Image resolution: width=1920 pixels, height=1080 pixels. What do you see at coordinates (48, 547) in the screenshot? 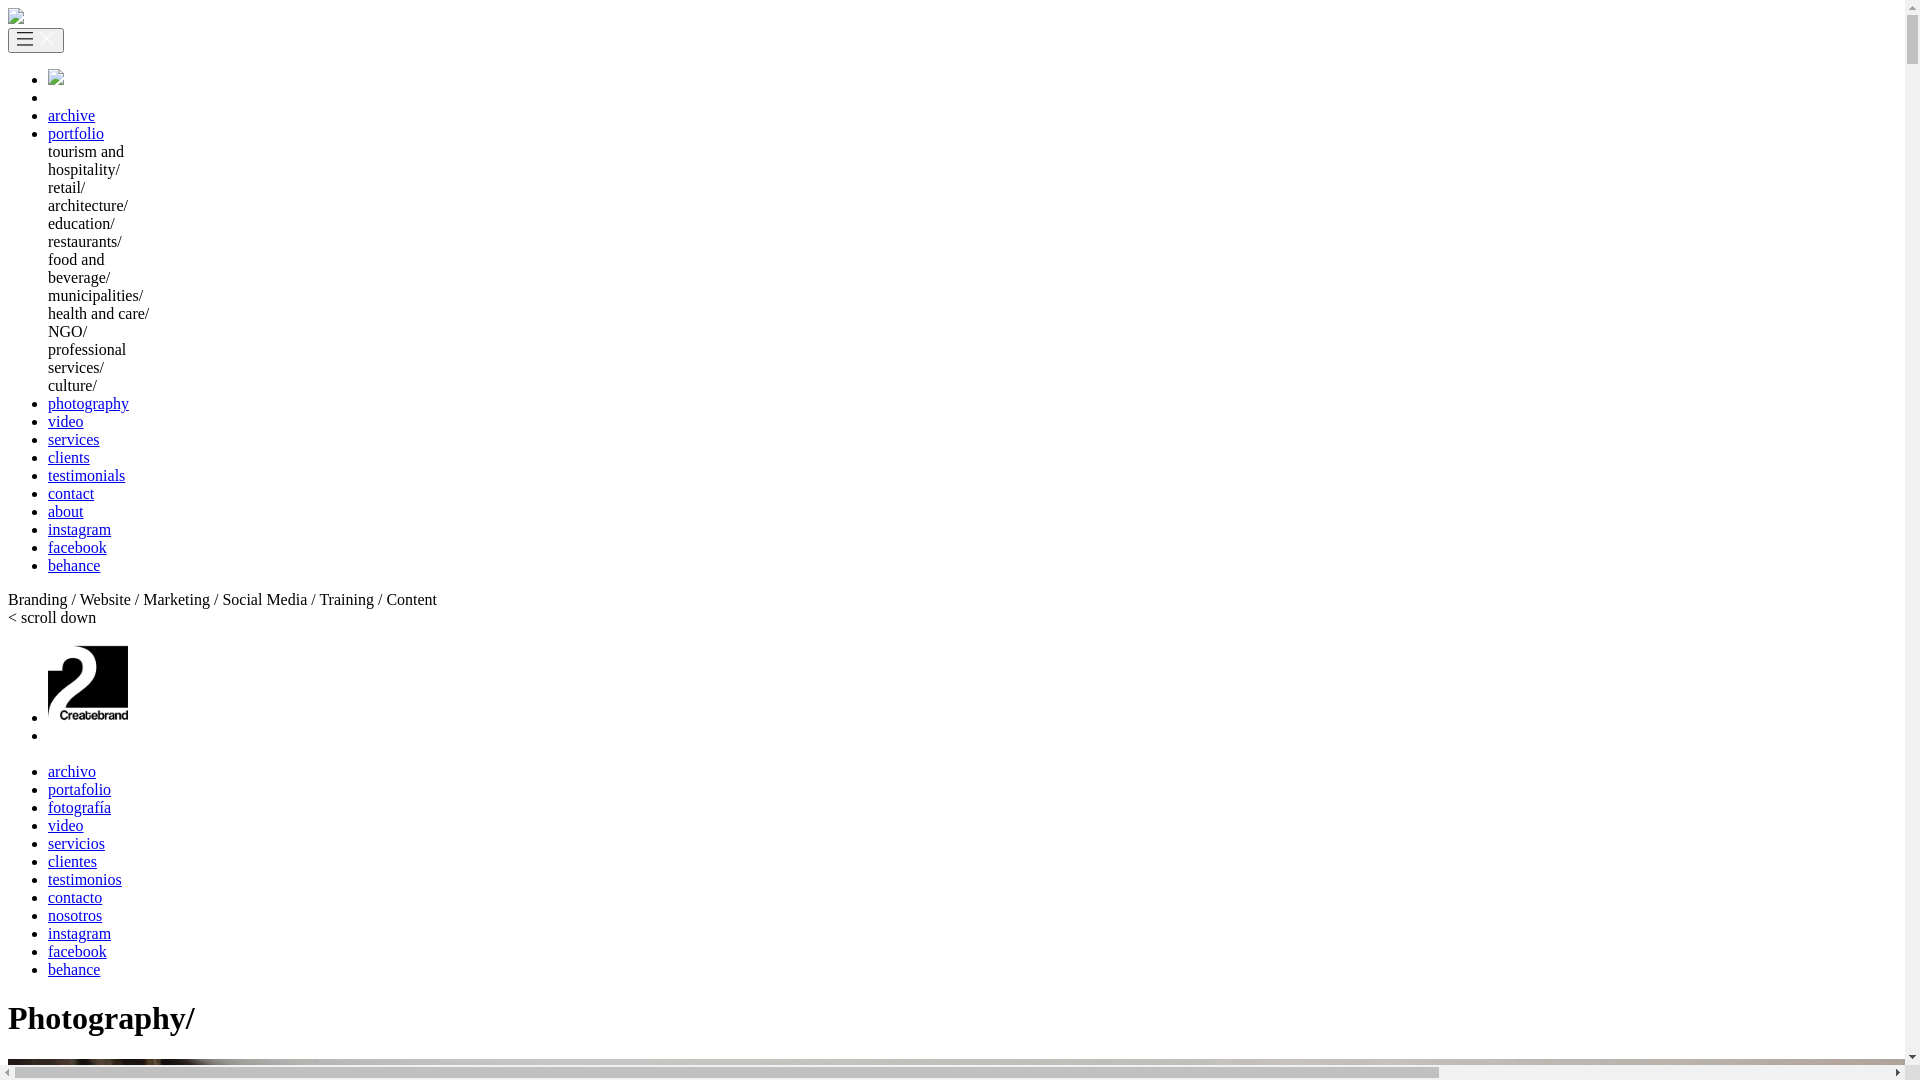
I see `'facebook'` at bounding box center [48, 547].